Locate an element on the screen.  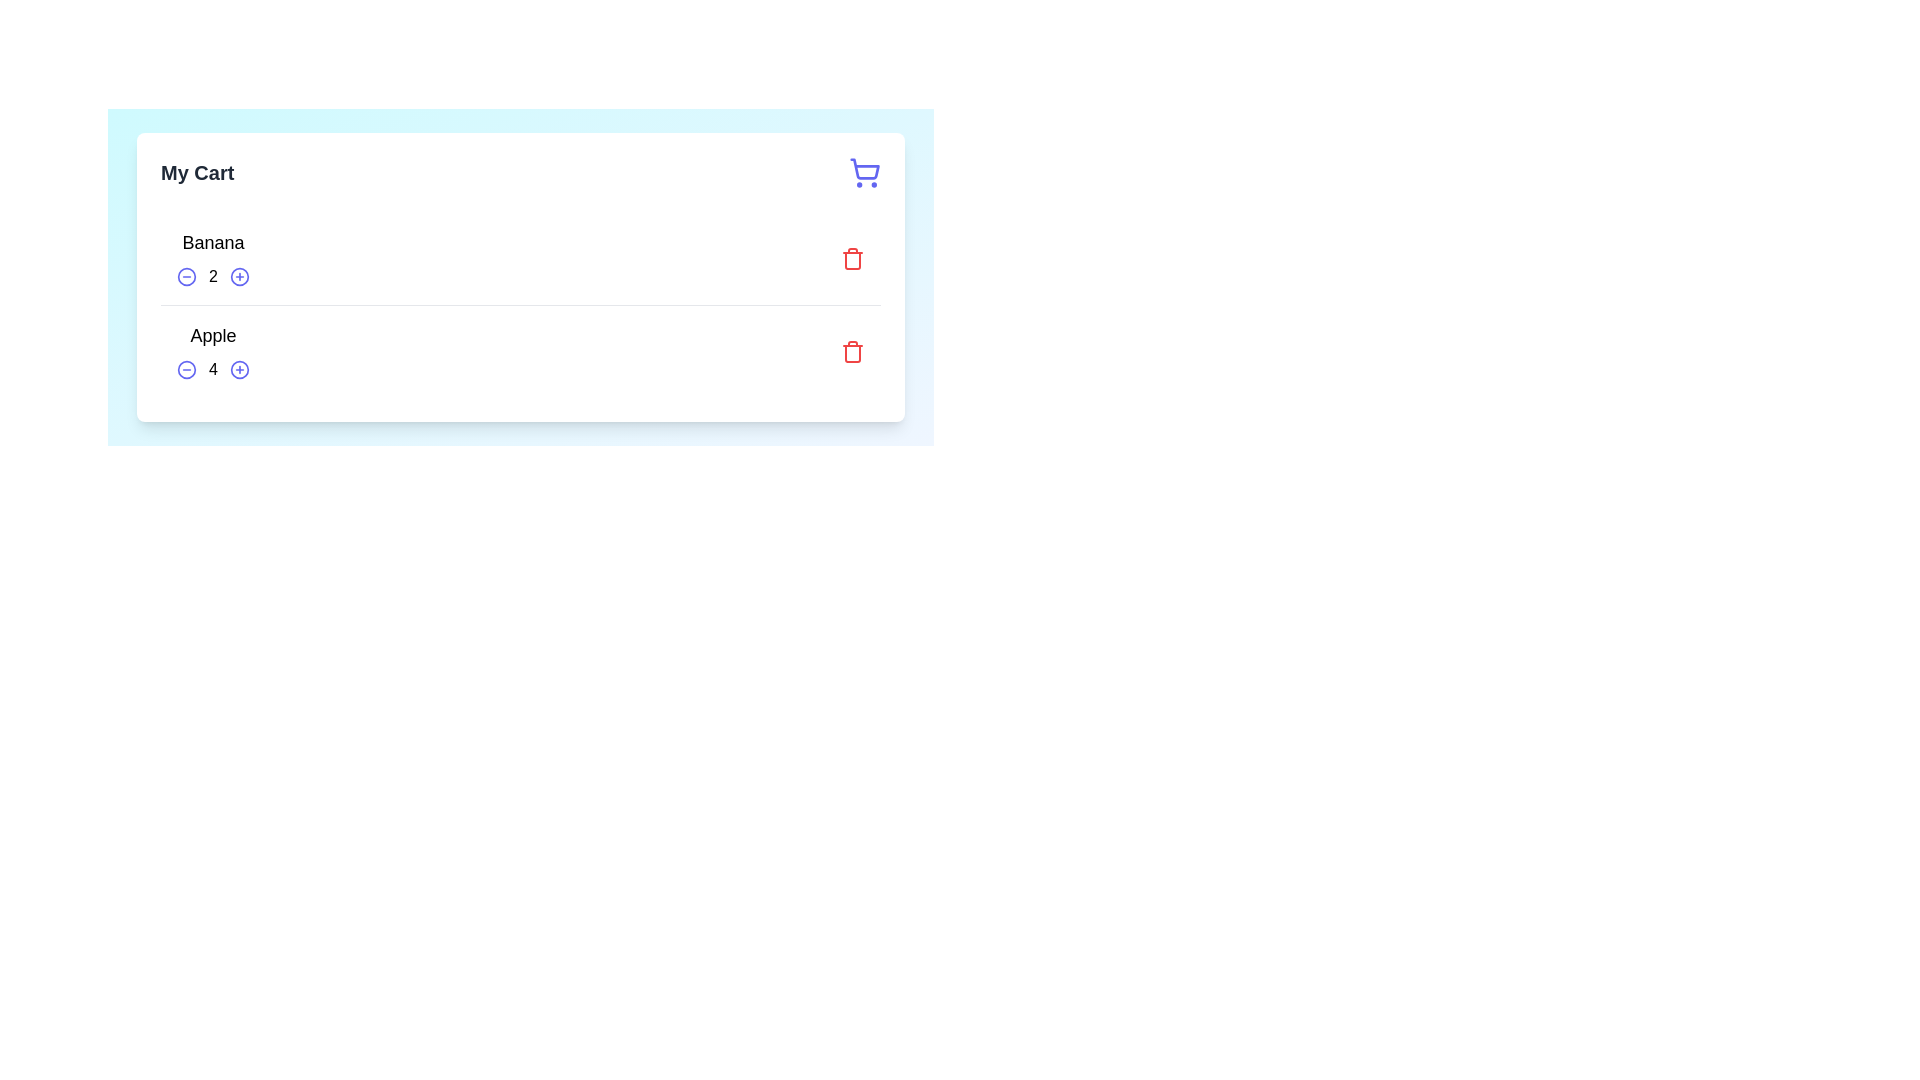
the button to increase the quantity of the 'Banana' item in the cart, located to the right of the quantity '2' is located at coordinates (240, 277).